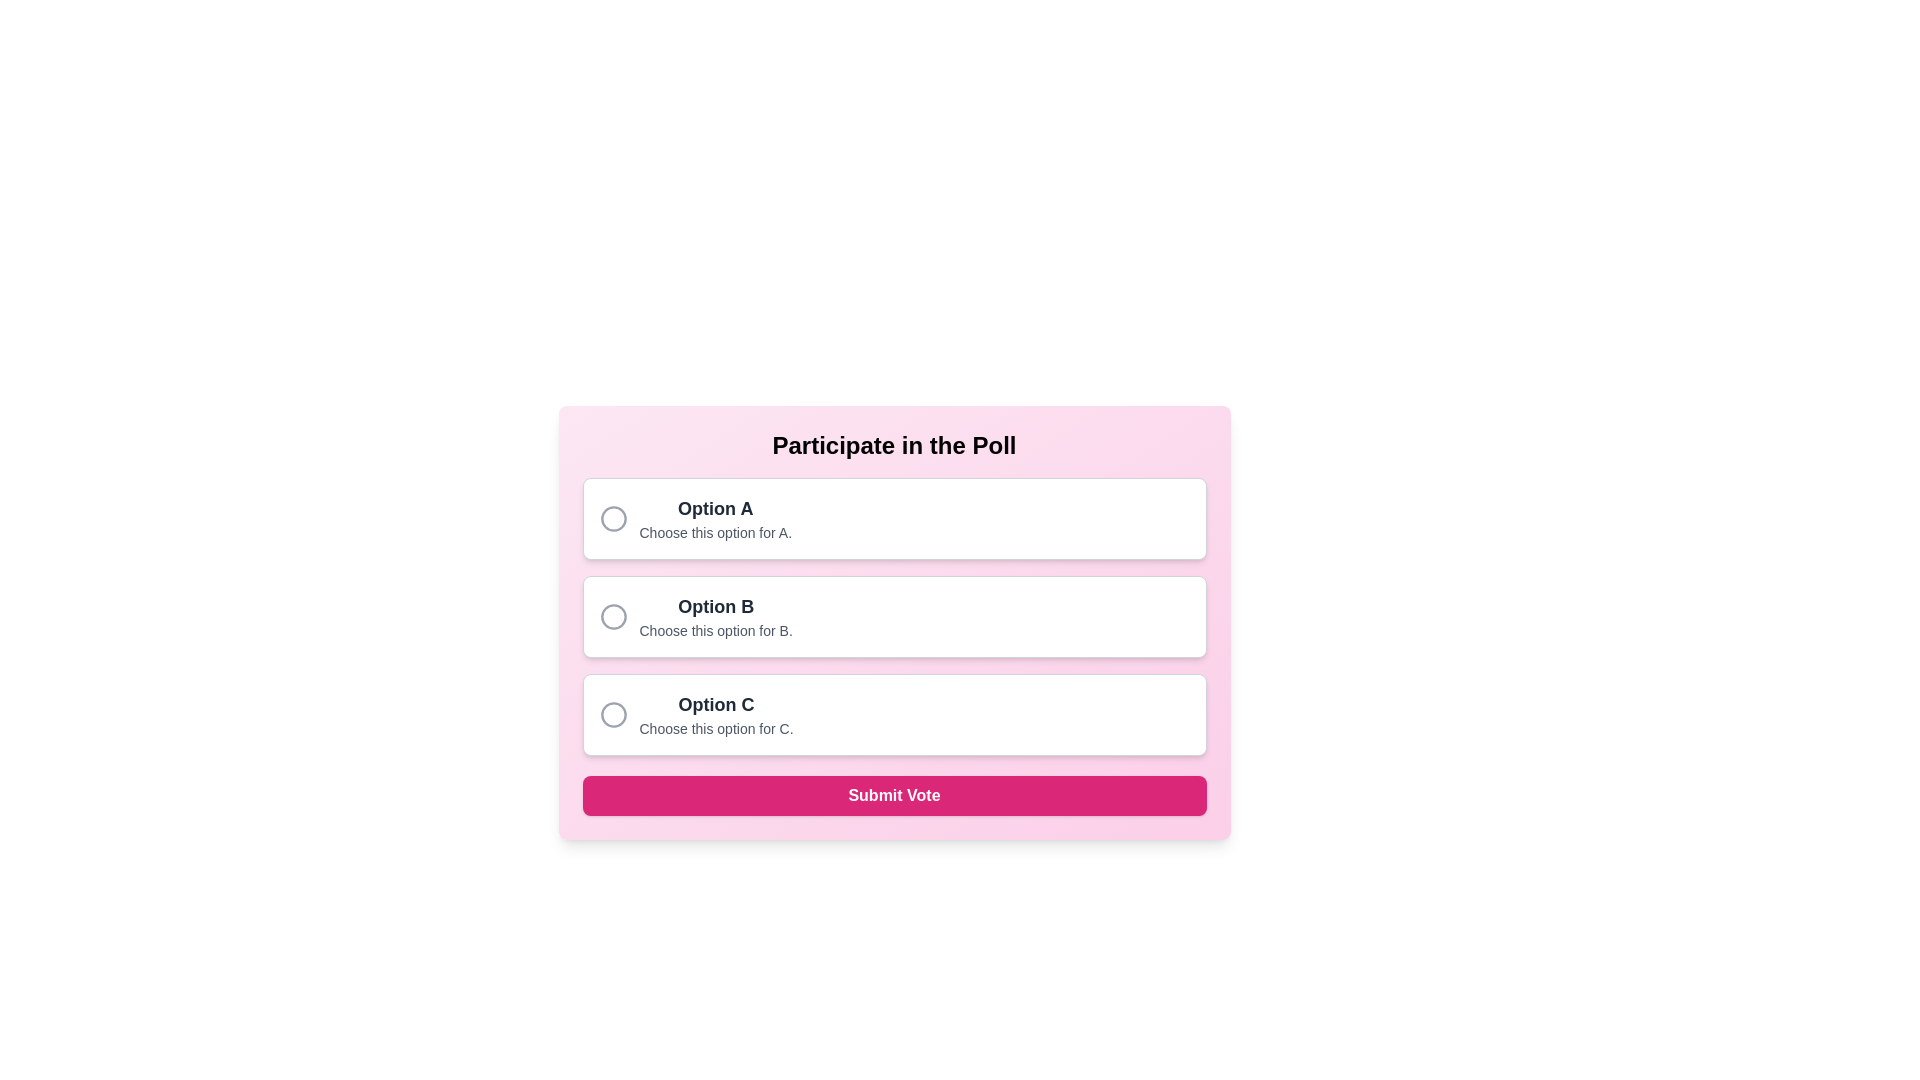  What do you see at coordinates (716, 605) in the screenshot?
I see `the Text label that identifies the second option in the poll setup, which is positioned above the descriptive text 'Choose this option for B.'` at bounding box center [716, 605].